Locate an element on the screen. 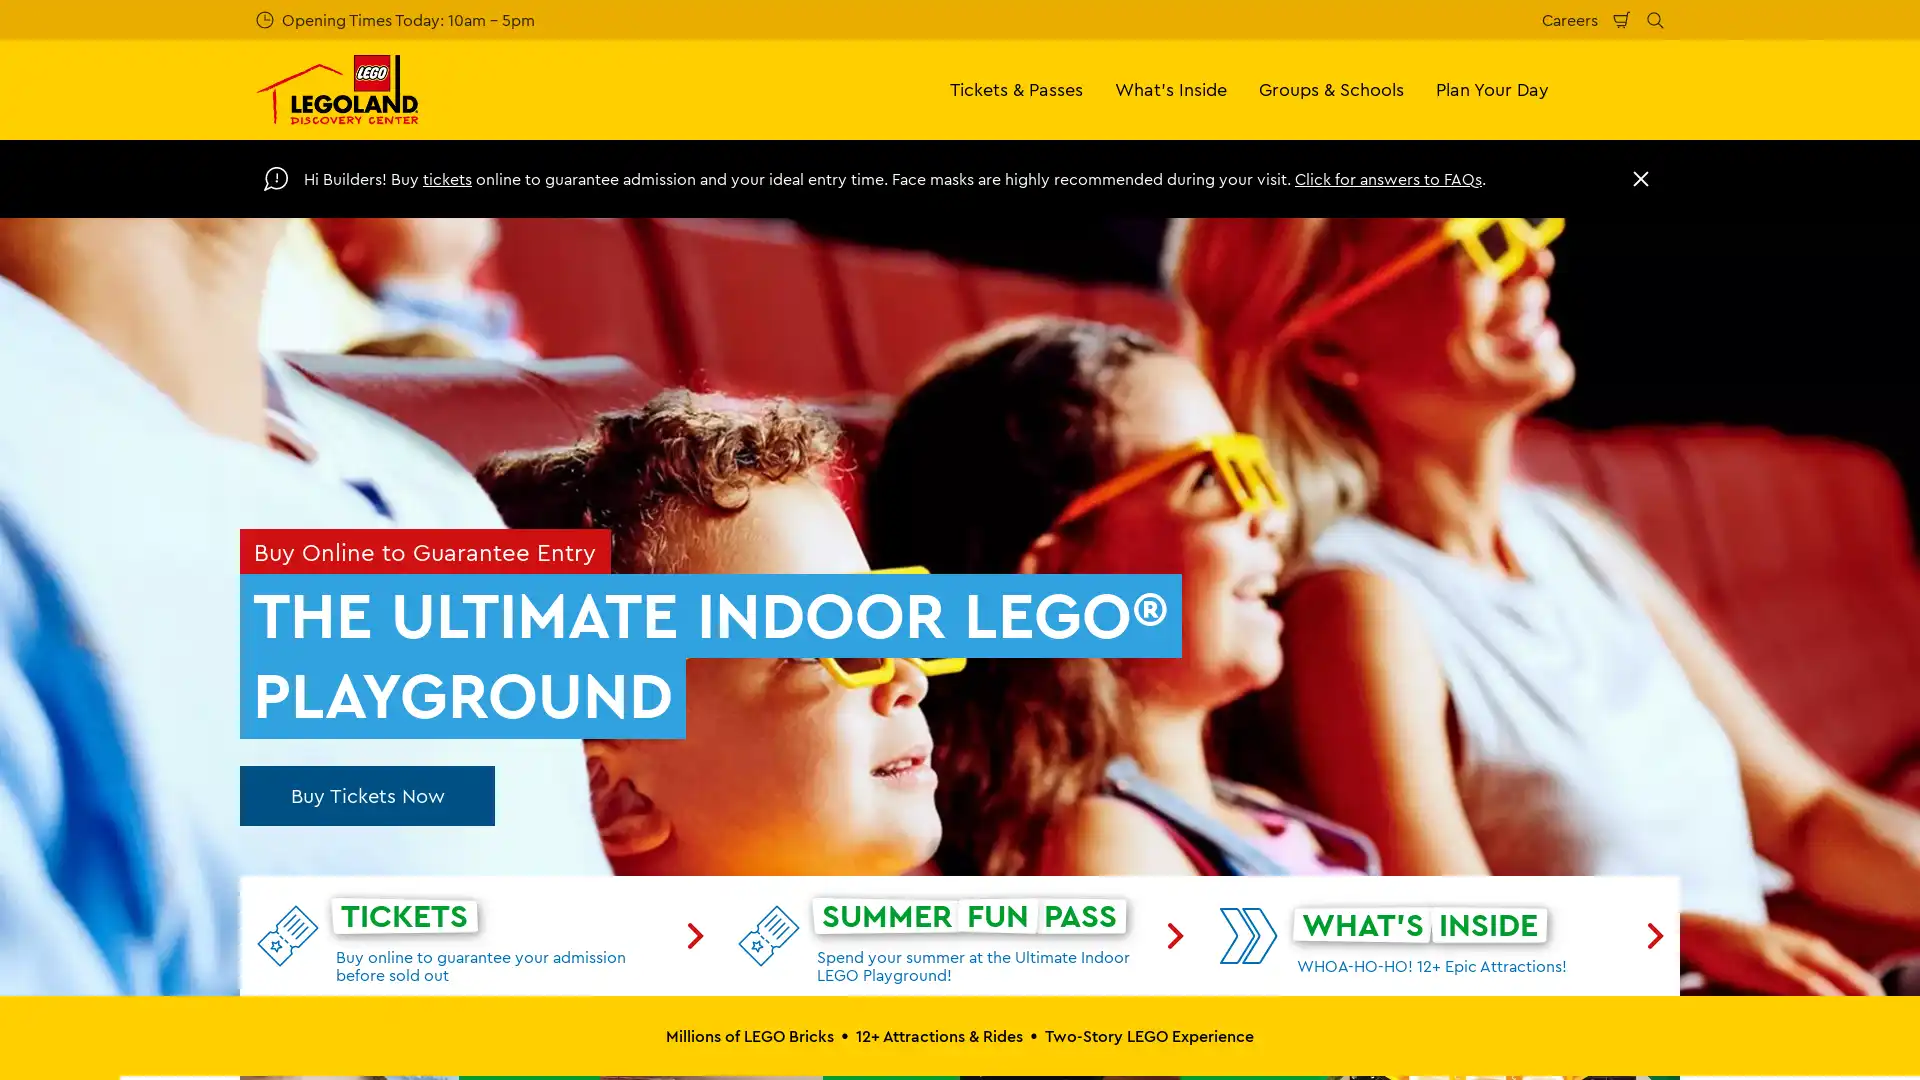 The width and height of the screenshot is (1920, 1080). Tickets & Passes is located at coordinates (1016, 88).